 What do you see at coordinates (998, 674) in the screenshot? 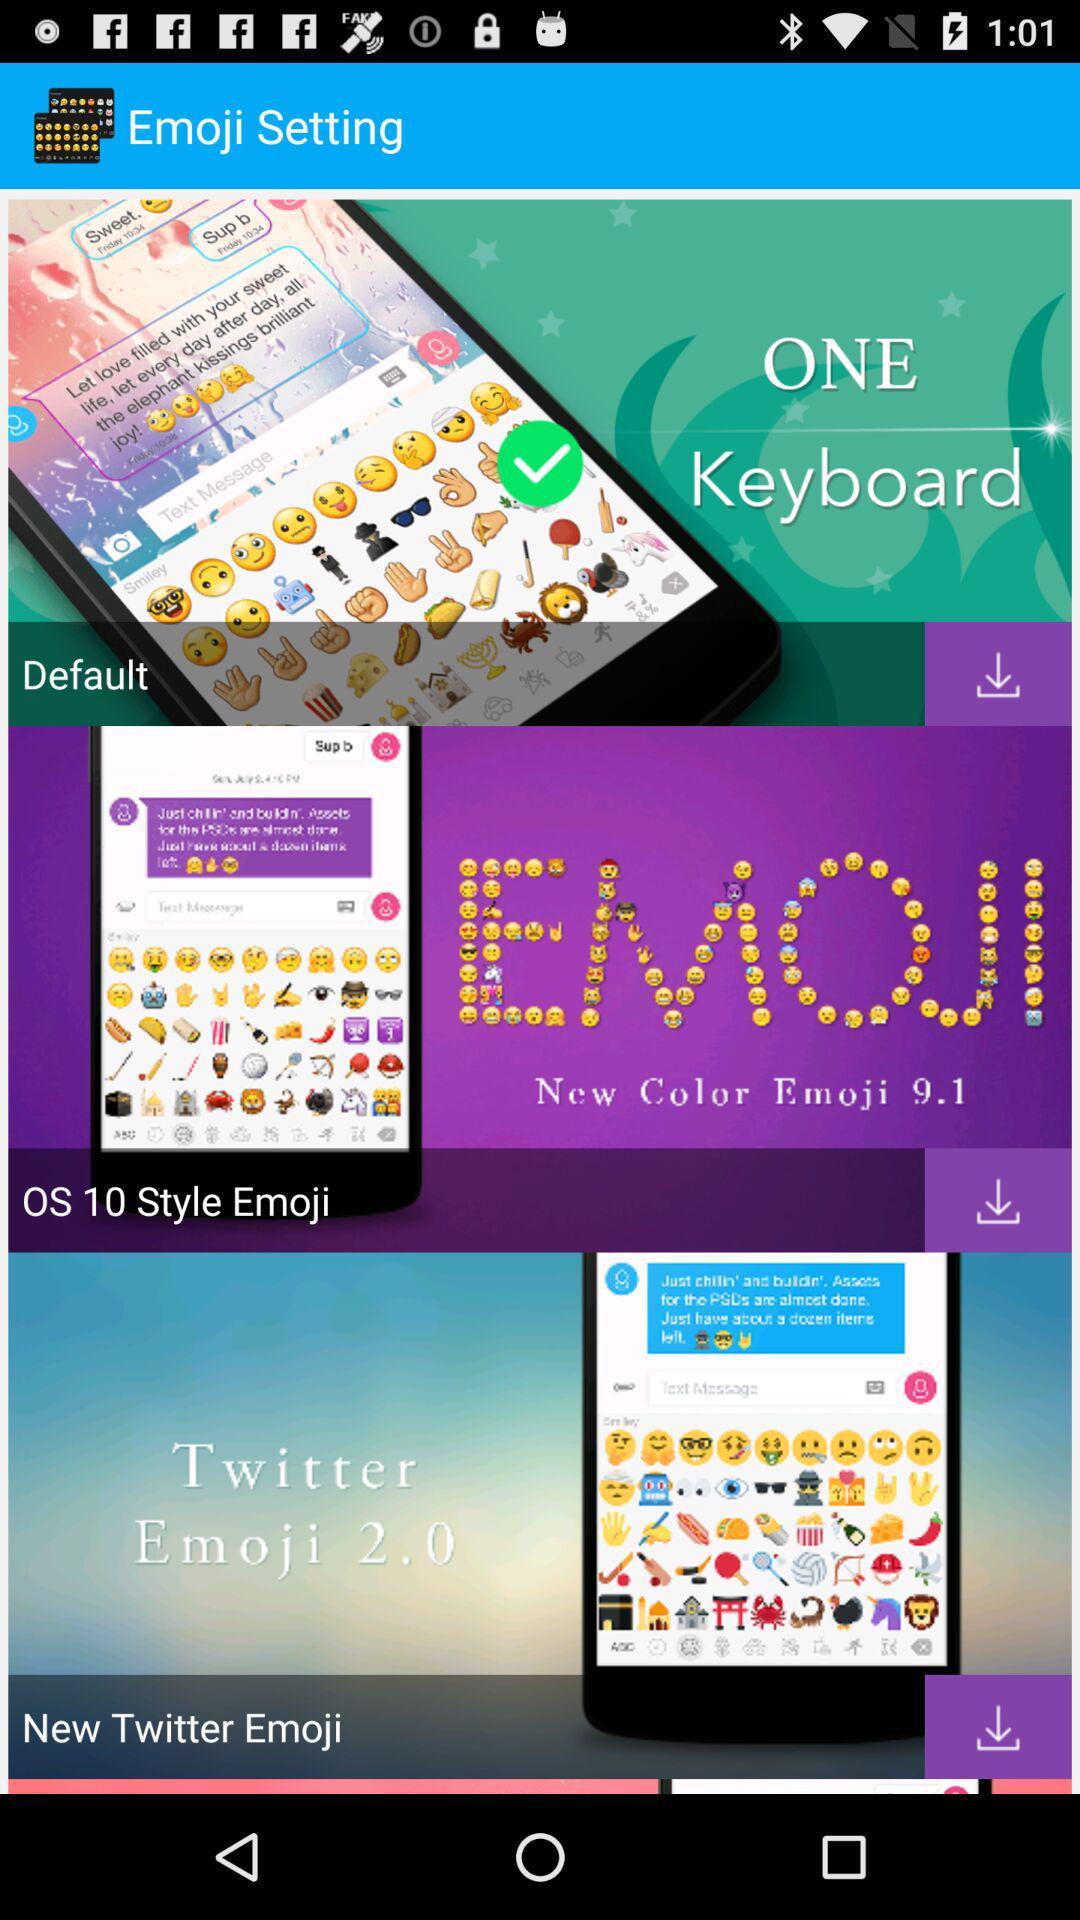
I see `opens full page for item` at bounding box center [998, 674].